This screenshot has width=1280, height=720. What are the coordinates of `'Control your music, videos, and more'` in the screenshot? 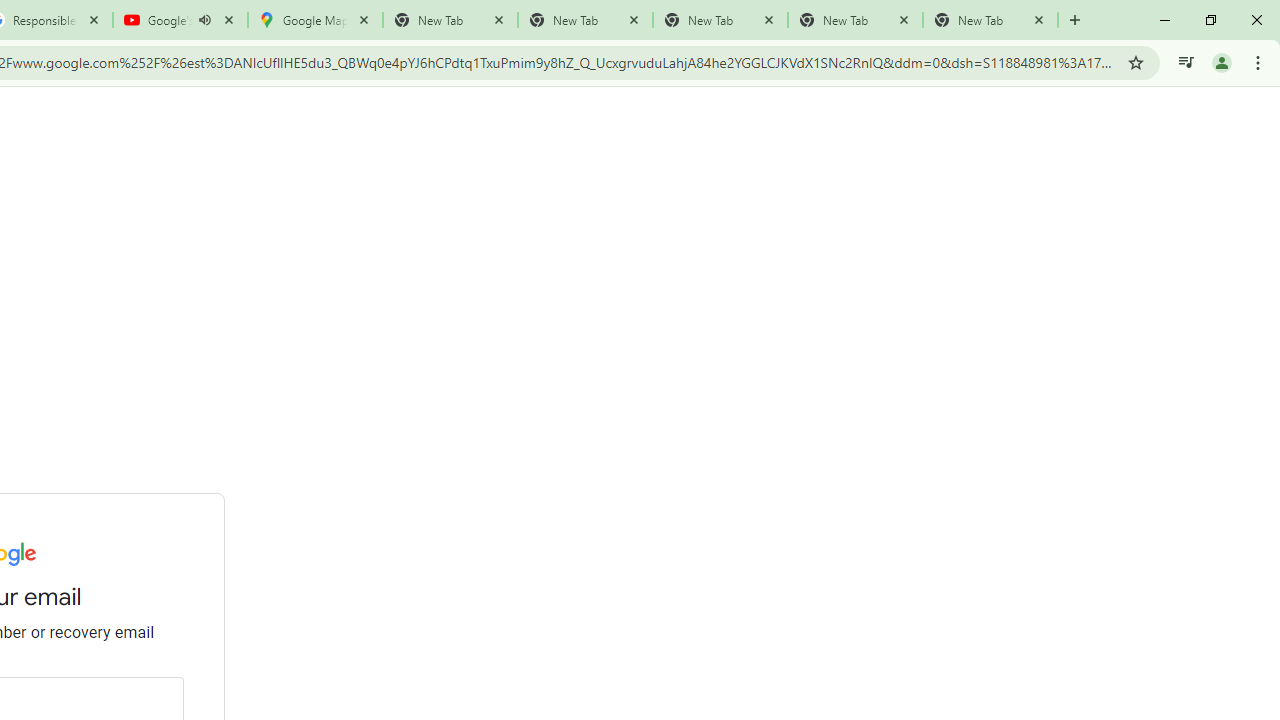 It's located at (1185, 61).